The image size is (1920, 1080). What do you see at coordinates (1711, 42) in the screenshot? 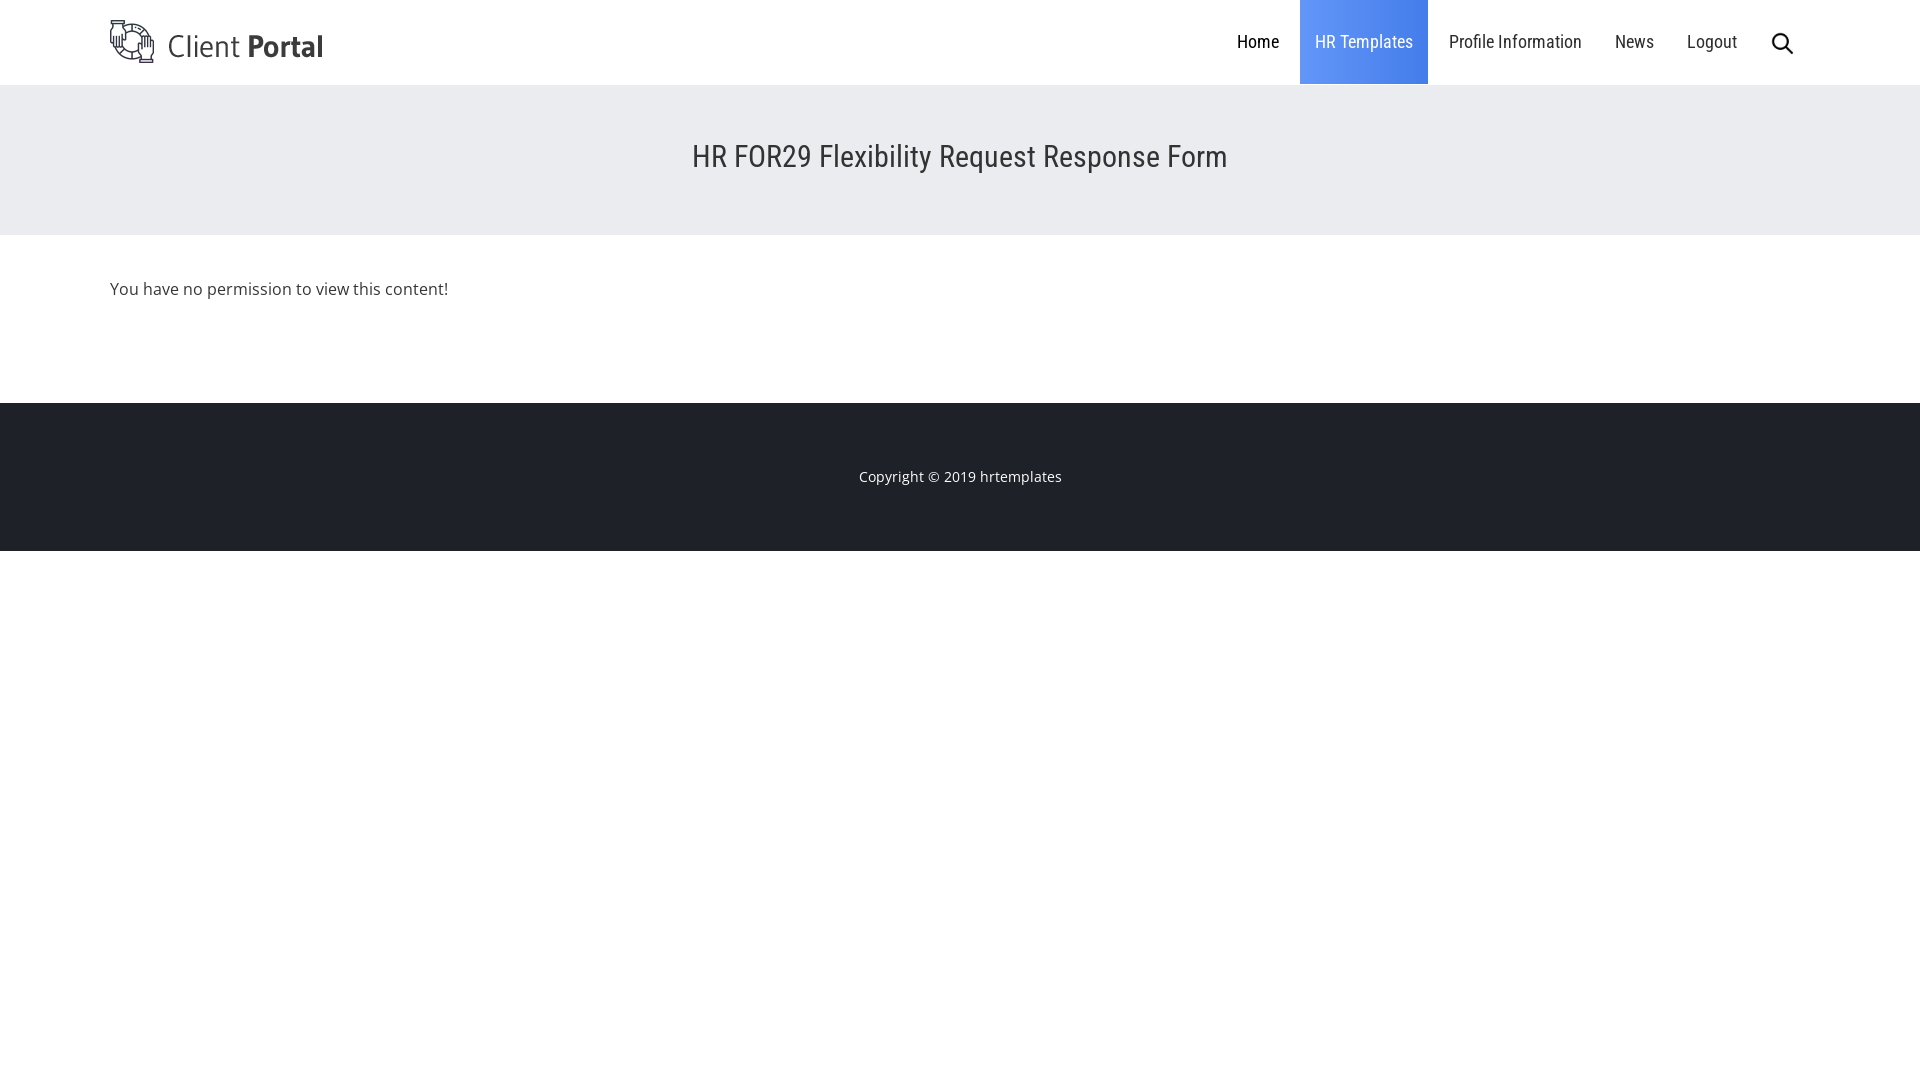
I see `'Logout'` at bounding box center [1711, 42].